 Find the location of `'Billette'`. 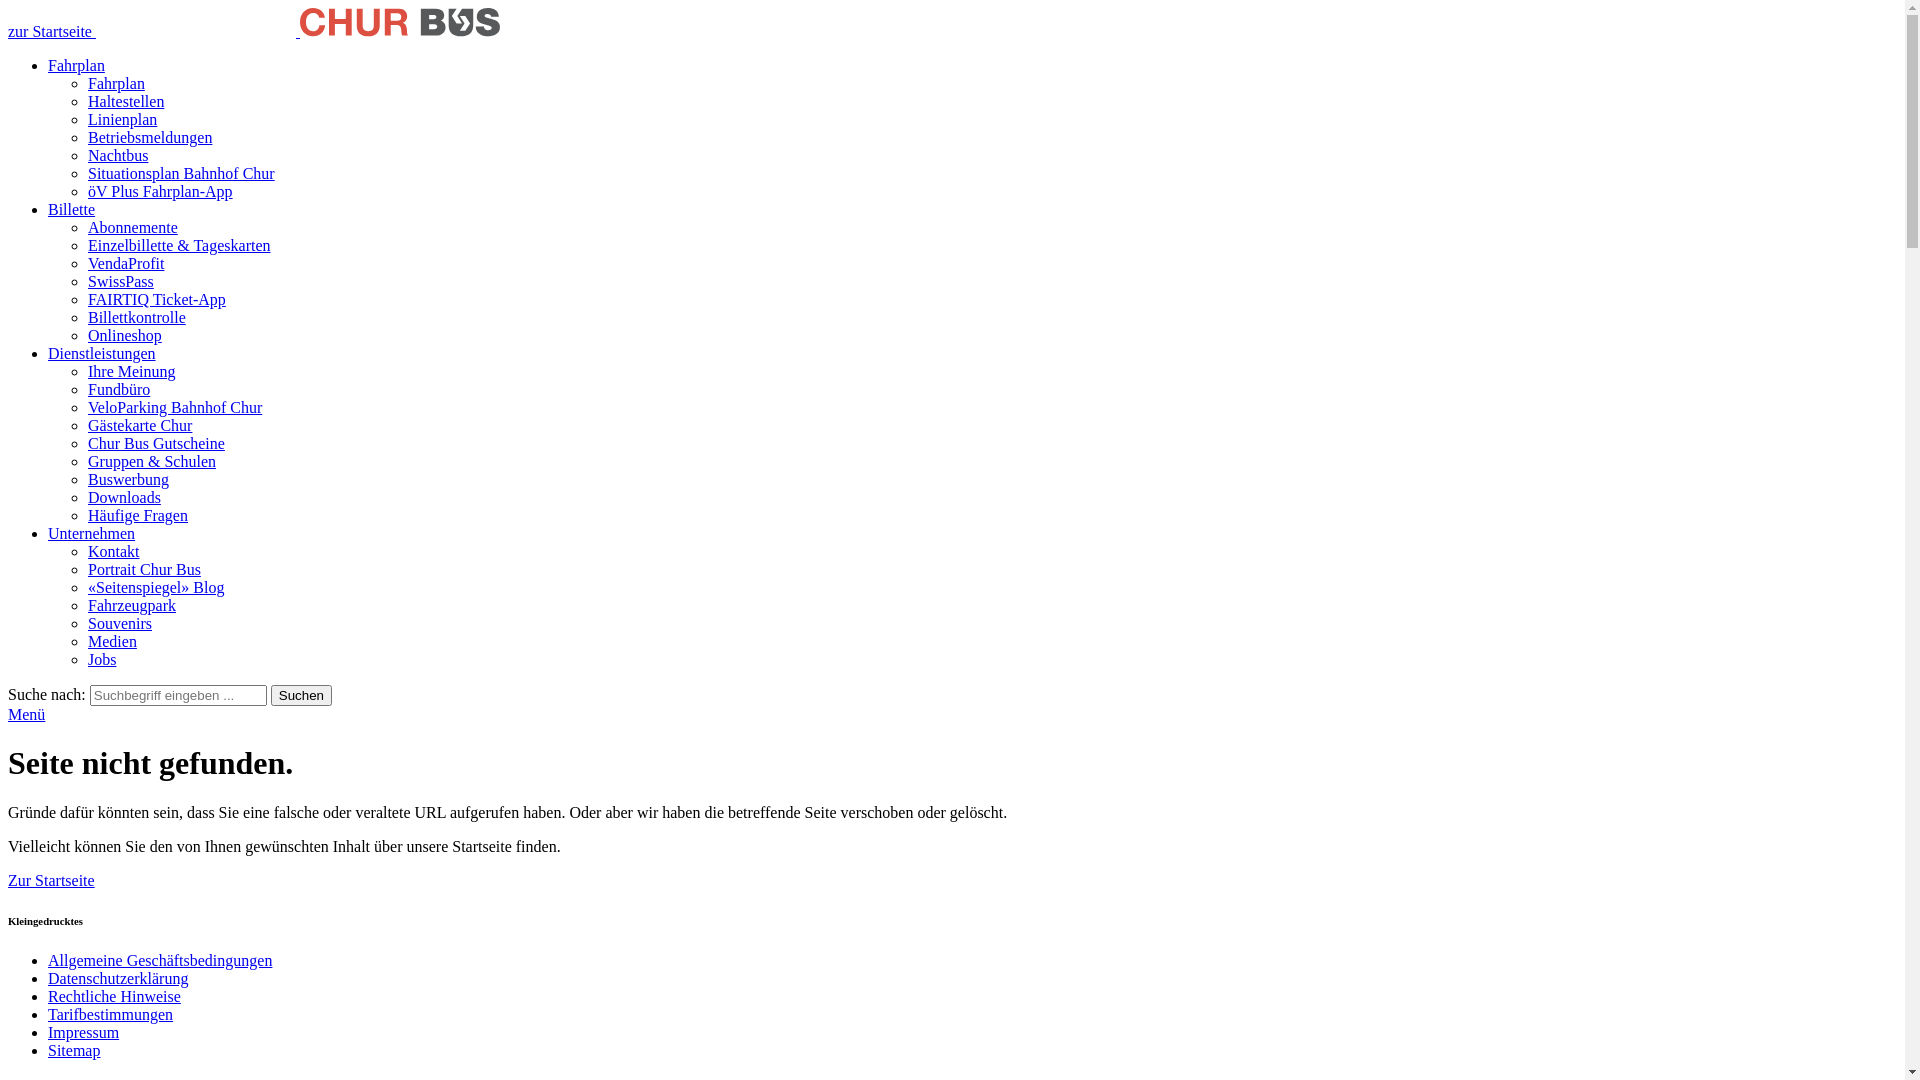

'Billette' is located at coordinates (48, 209).